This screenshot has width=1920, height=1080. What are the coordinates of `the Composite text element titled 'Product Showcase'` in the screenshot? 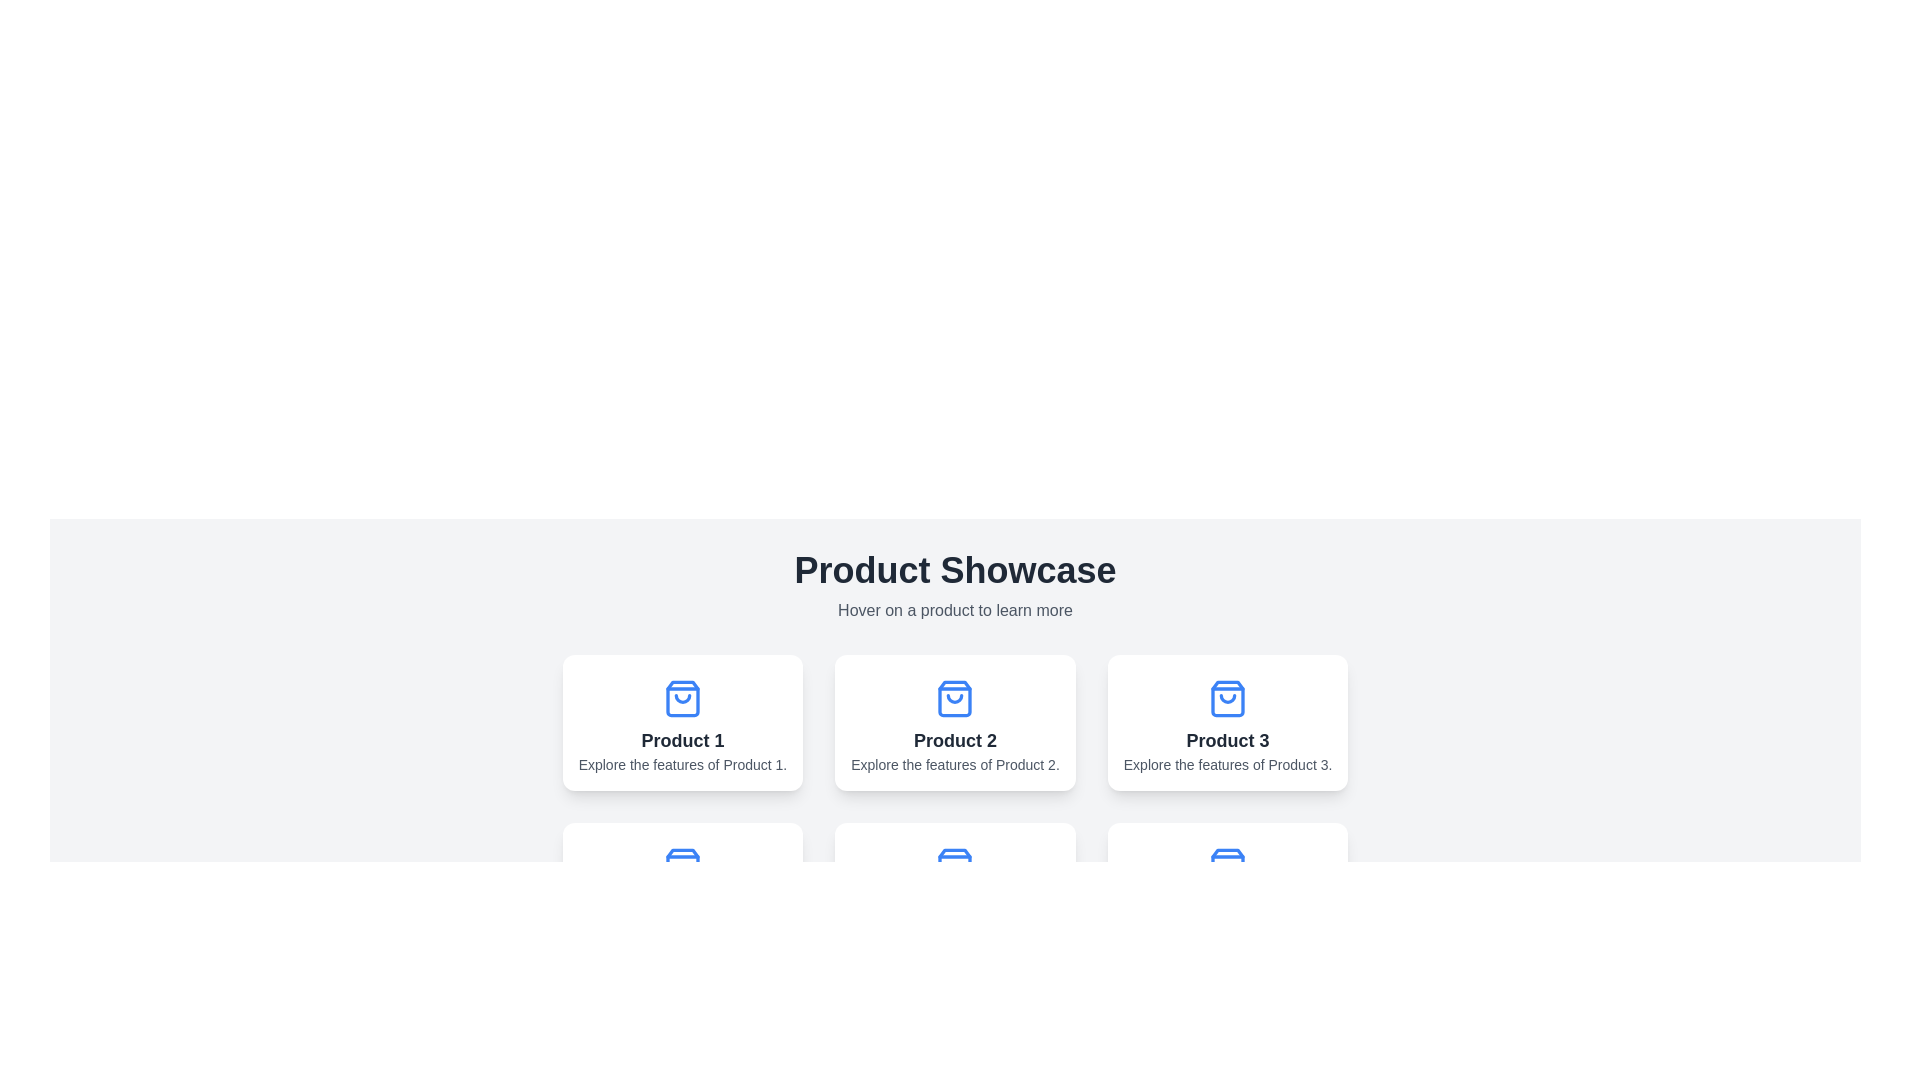 It's located at (954, 585).